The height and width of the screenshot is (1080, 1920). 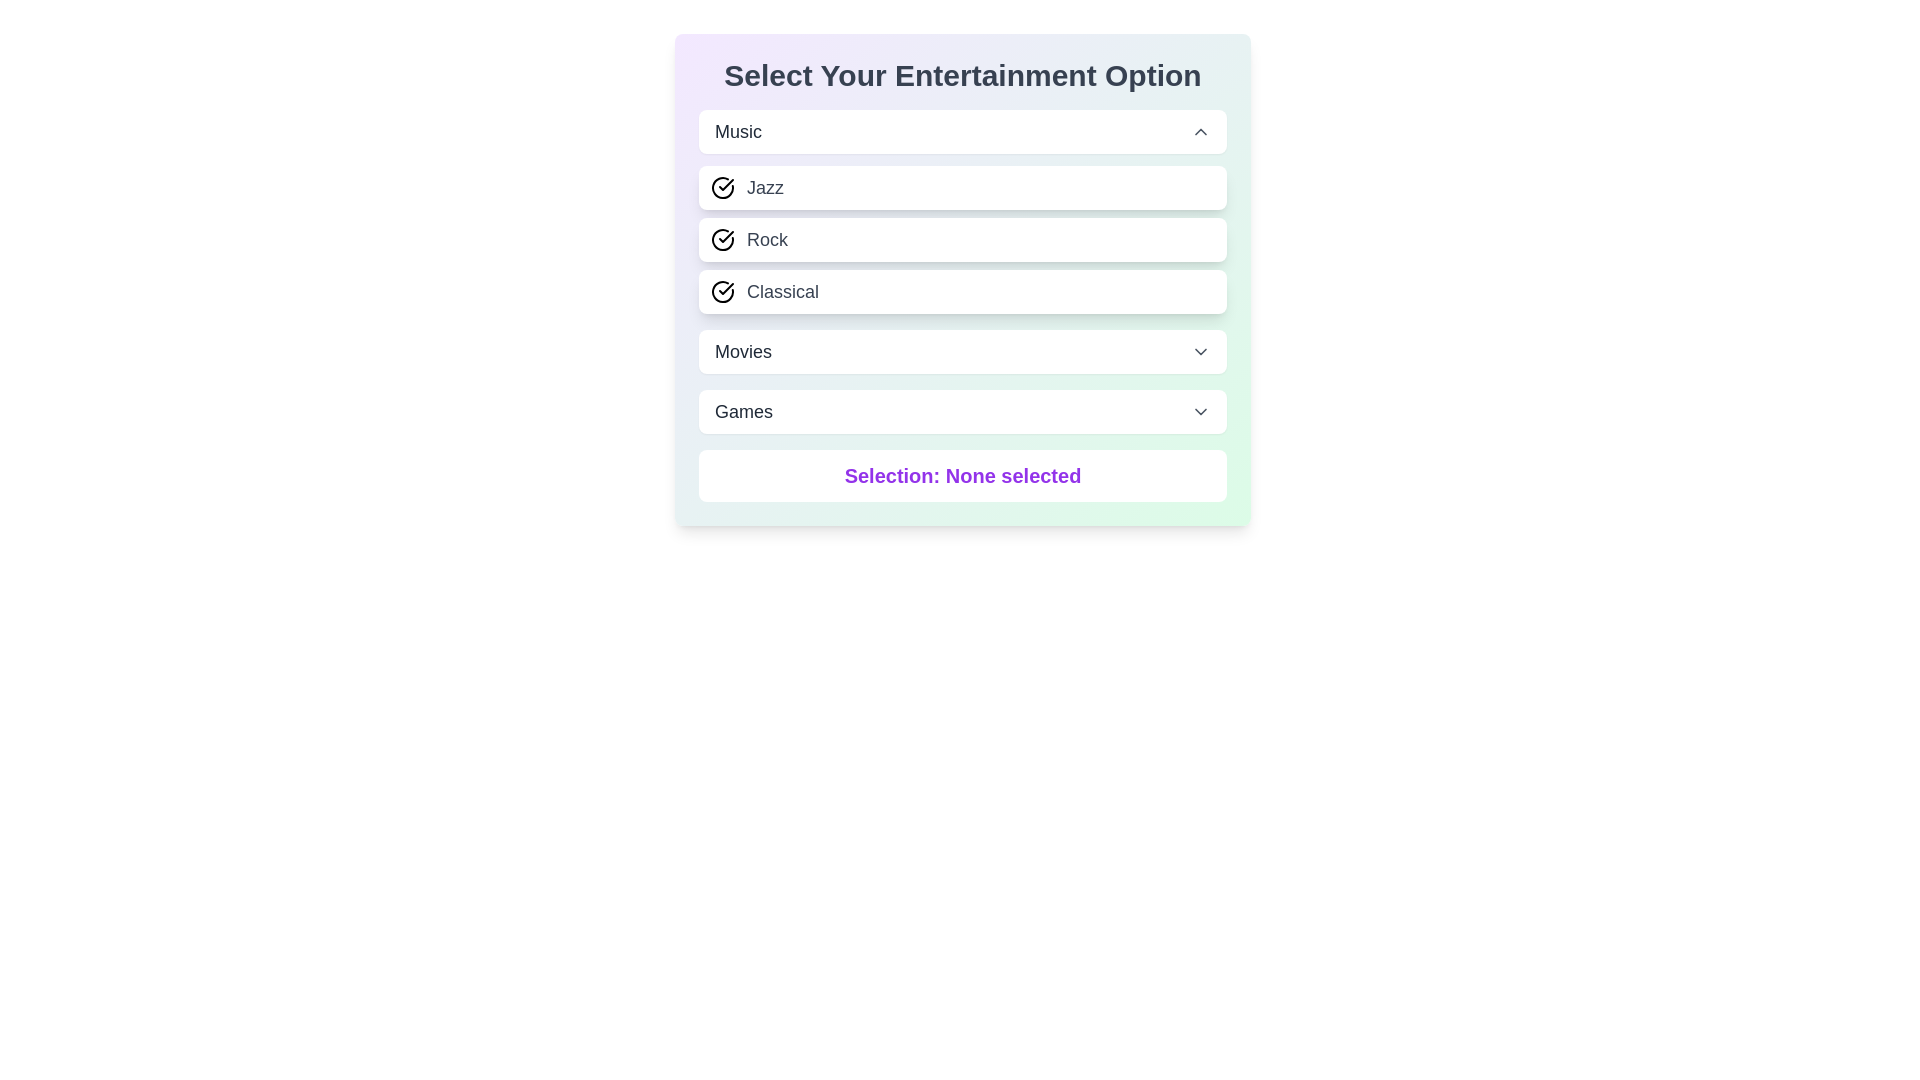 What do you see at coordinates (963, 350) in the screenshot?
I see `the 'Movies' dropdown menu trigger button, which is a rectangular button with a white background, light shadow, and rounded corners` at bounding box center [963, 350].